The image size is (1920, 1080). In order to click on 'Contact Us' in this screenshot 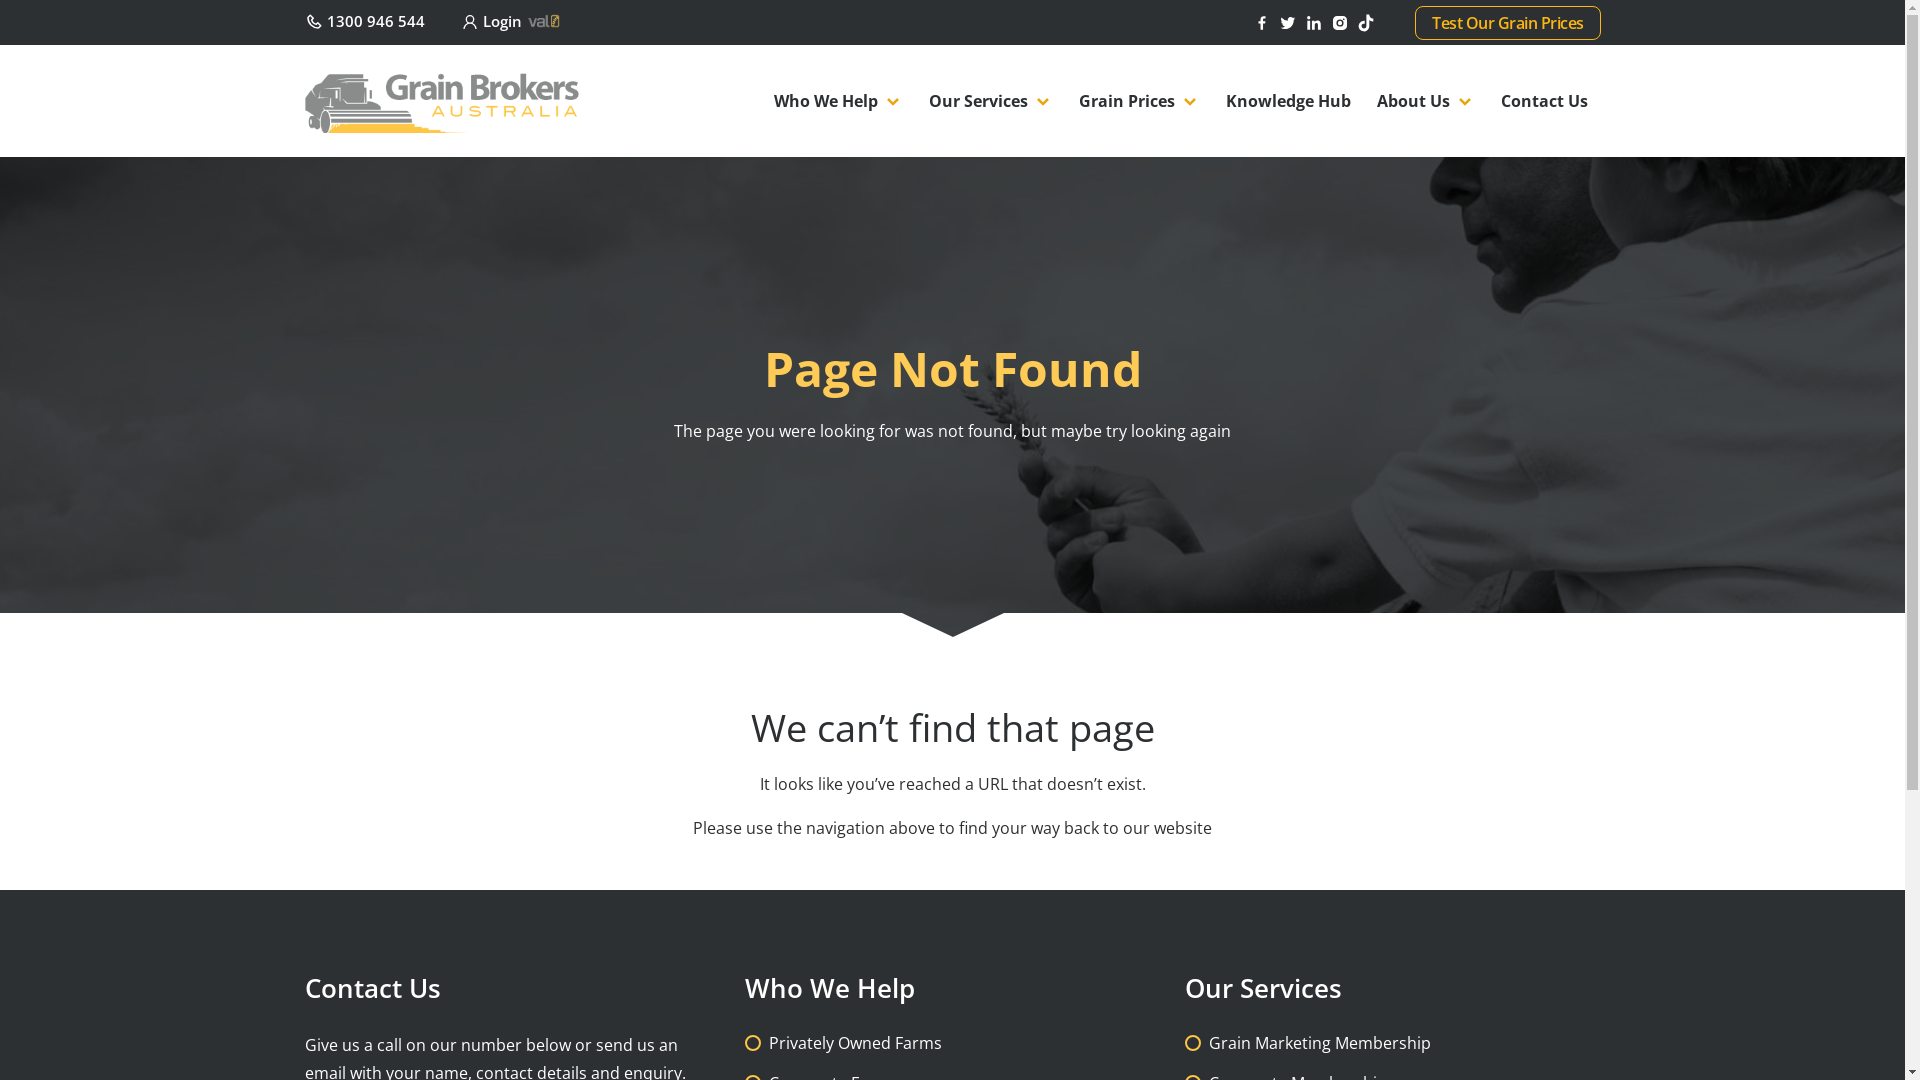, I will do `click(1543, 100)`.